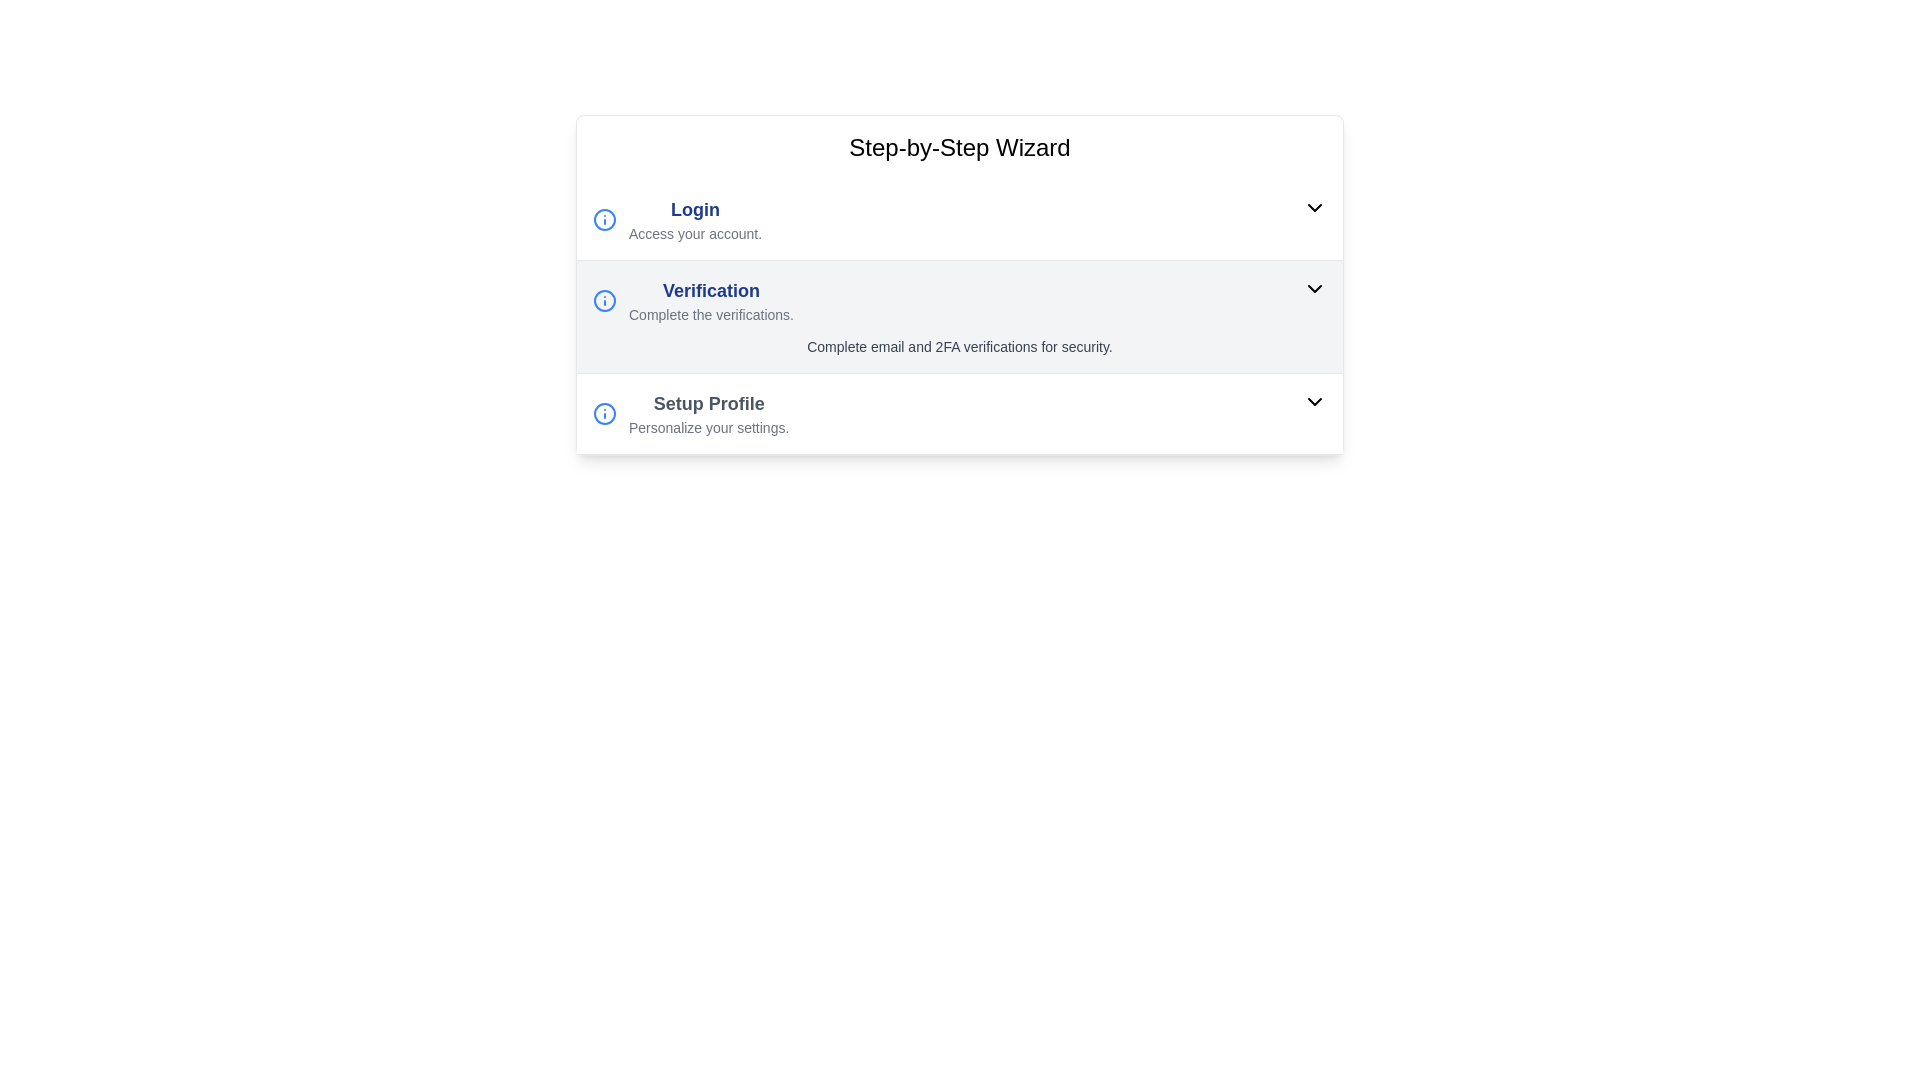  What do you see at coordinates (960, 413) in the screenshot?
I see `the third item in the vertical procedural list within the 'Step-by-Step Wizard' panel` at bounding box center [960, 413].